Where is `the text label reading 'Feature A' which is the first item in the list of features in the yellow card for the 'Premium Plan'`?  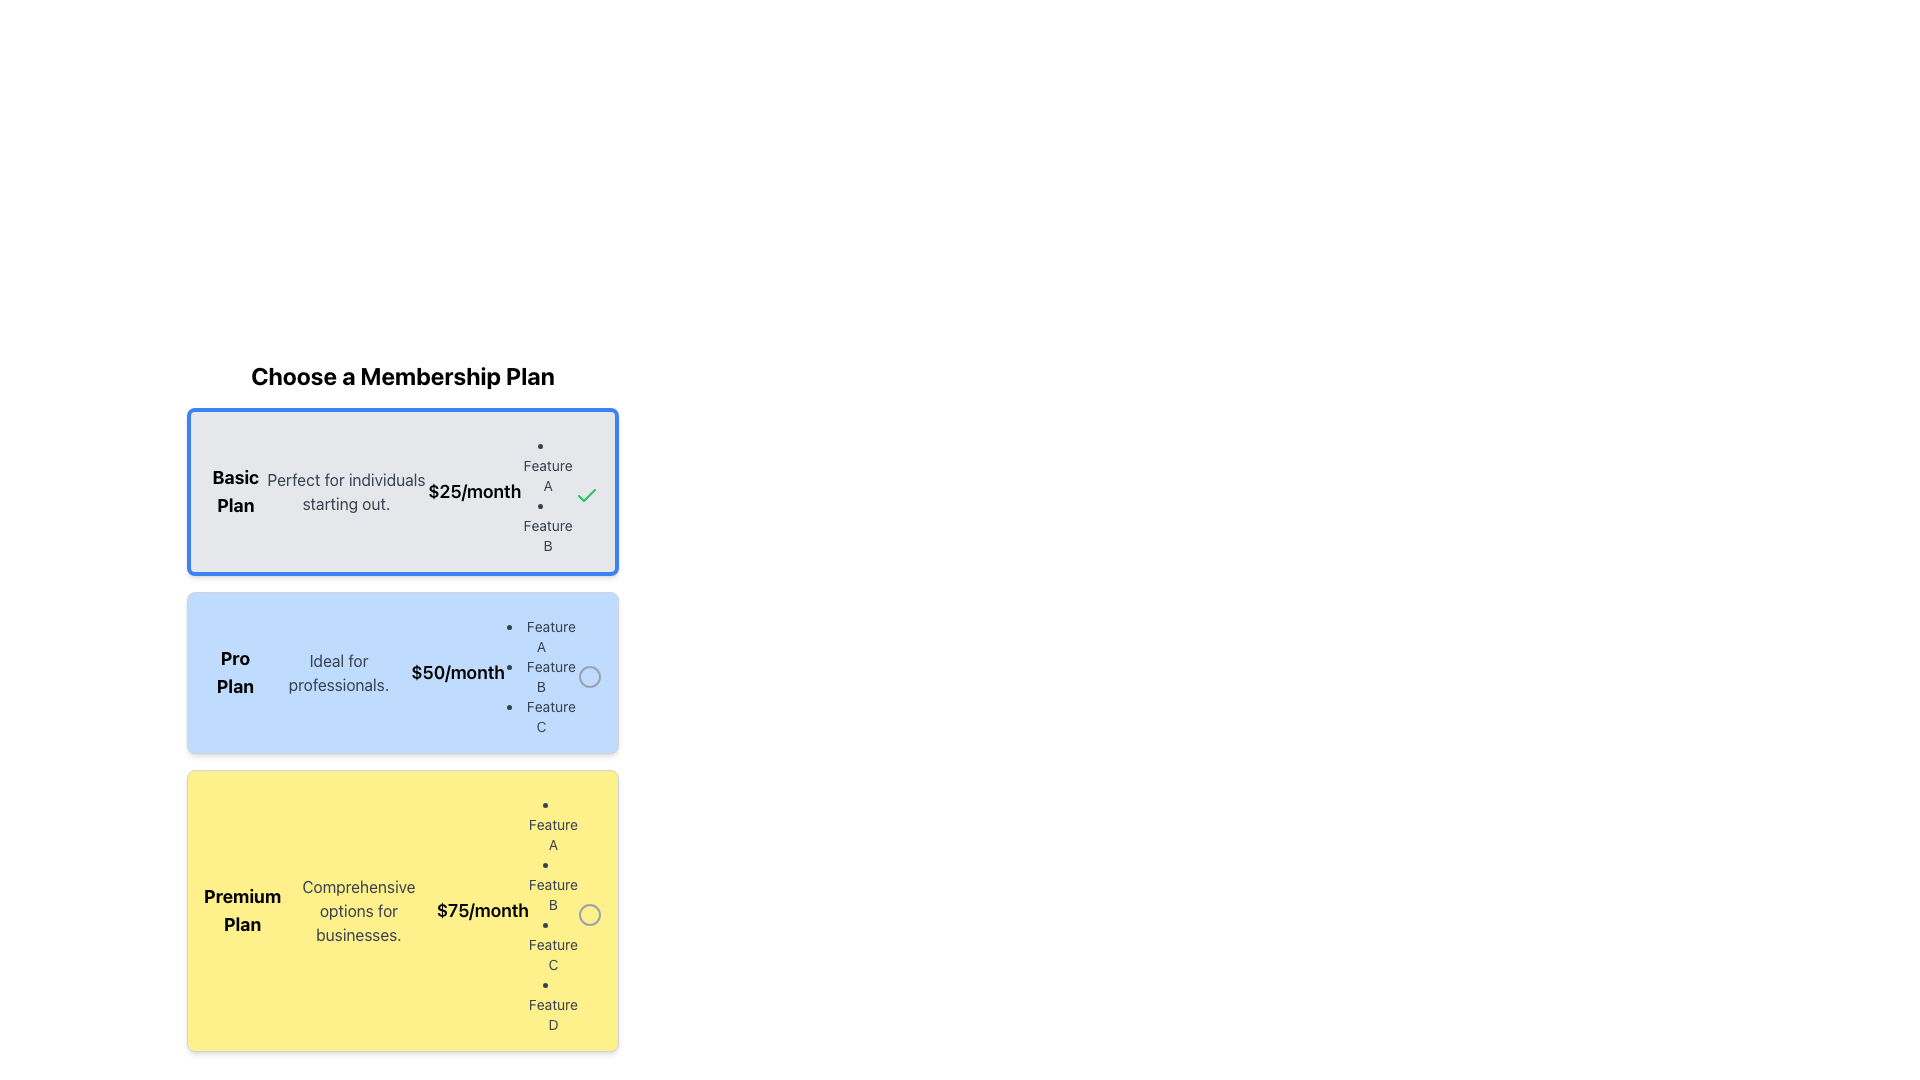 the text label reading 'Feature A' which is the first item in the list of features in the yellow card for the 'Premium Plan' is located at coordinates (553, 825).